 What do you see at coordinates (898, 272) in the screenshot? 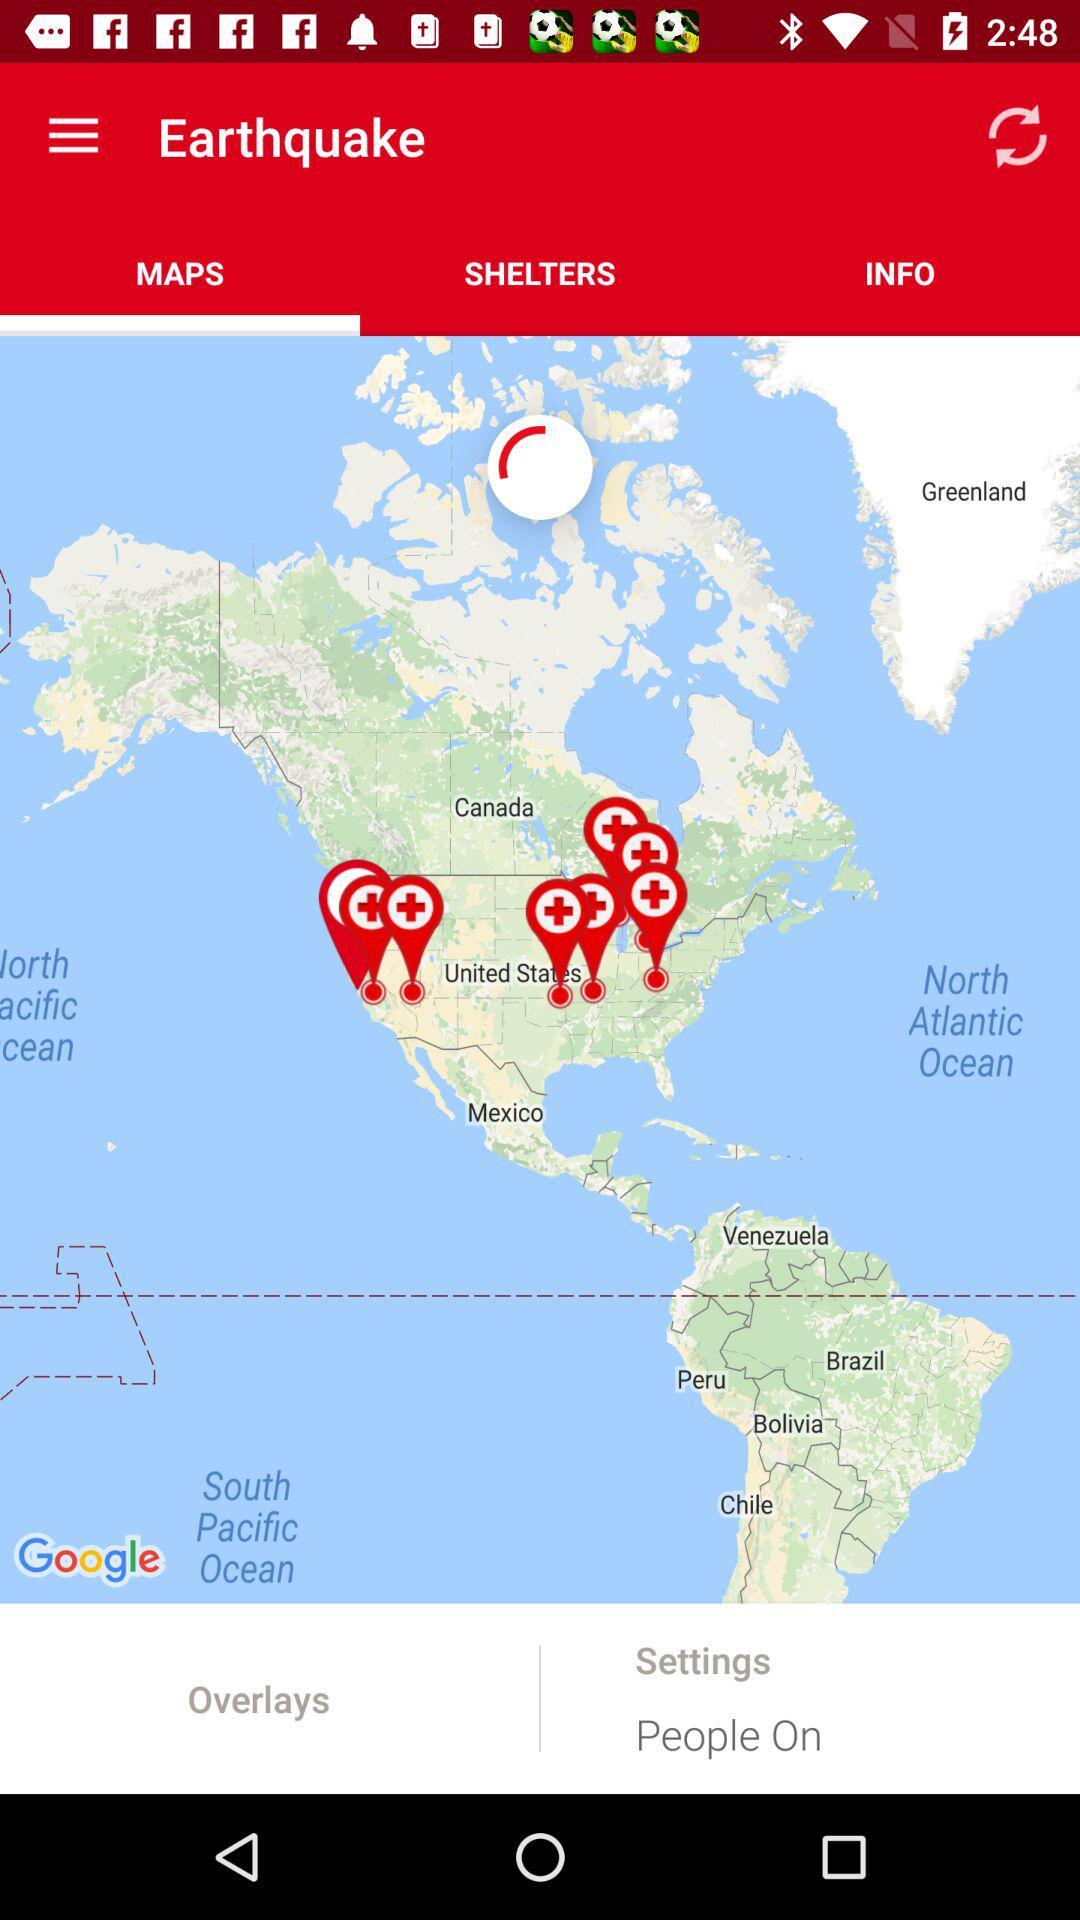
I see `item to the right of the shelters item` at bounding box center [898, 272].